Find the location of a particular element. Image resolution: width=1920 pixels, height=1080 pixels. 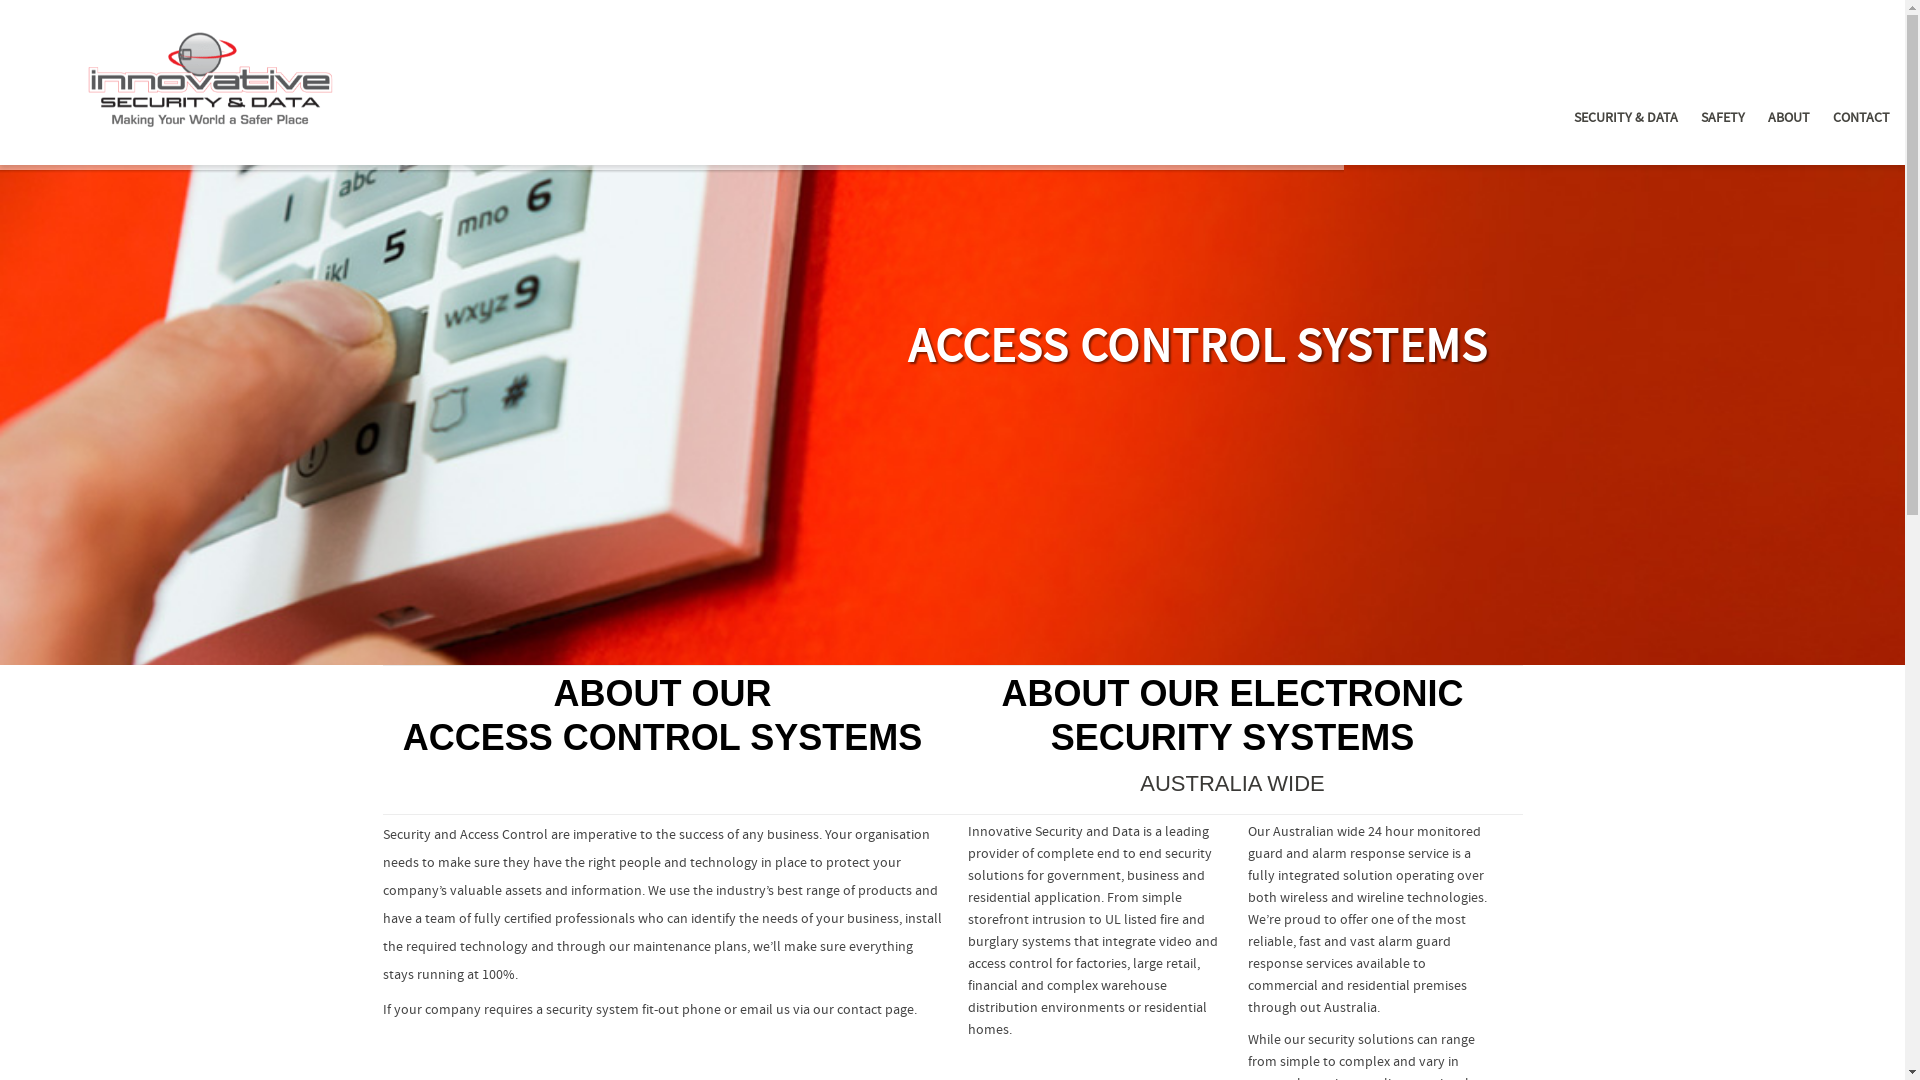

'SAFETY' is located at coordinates (1722, 119).